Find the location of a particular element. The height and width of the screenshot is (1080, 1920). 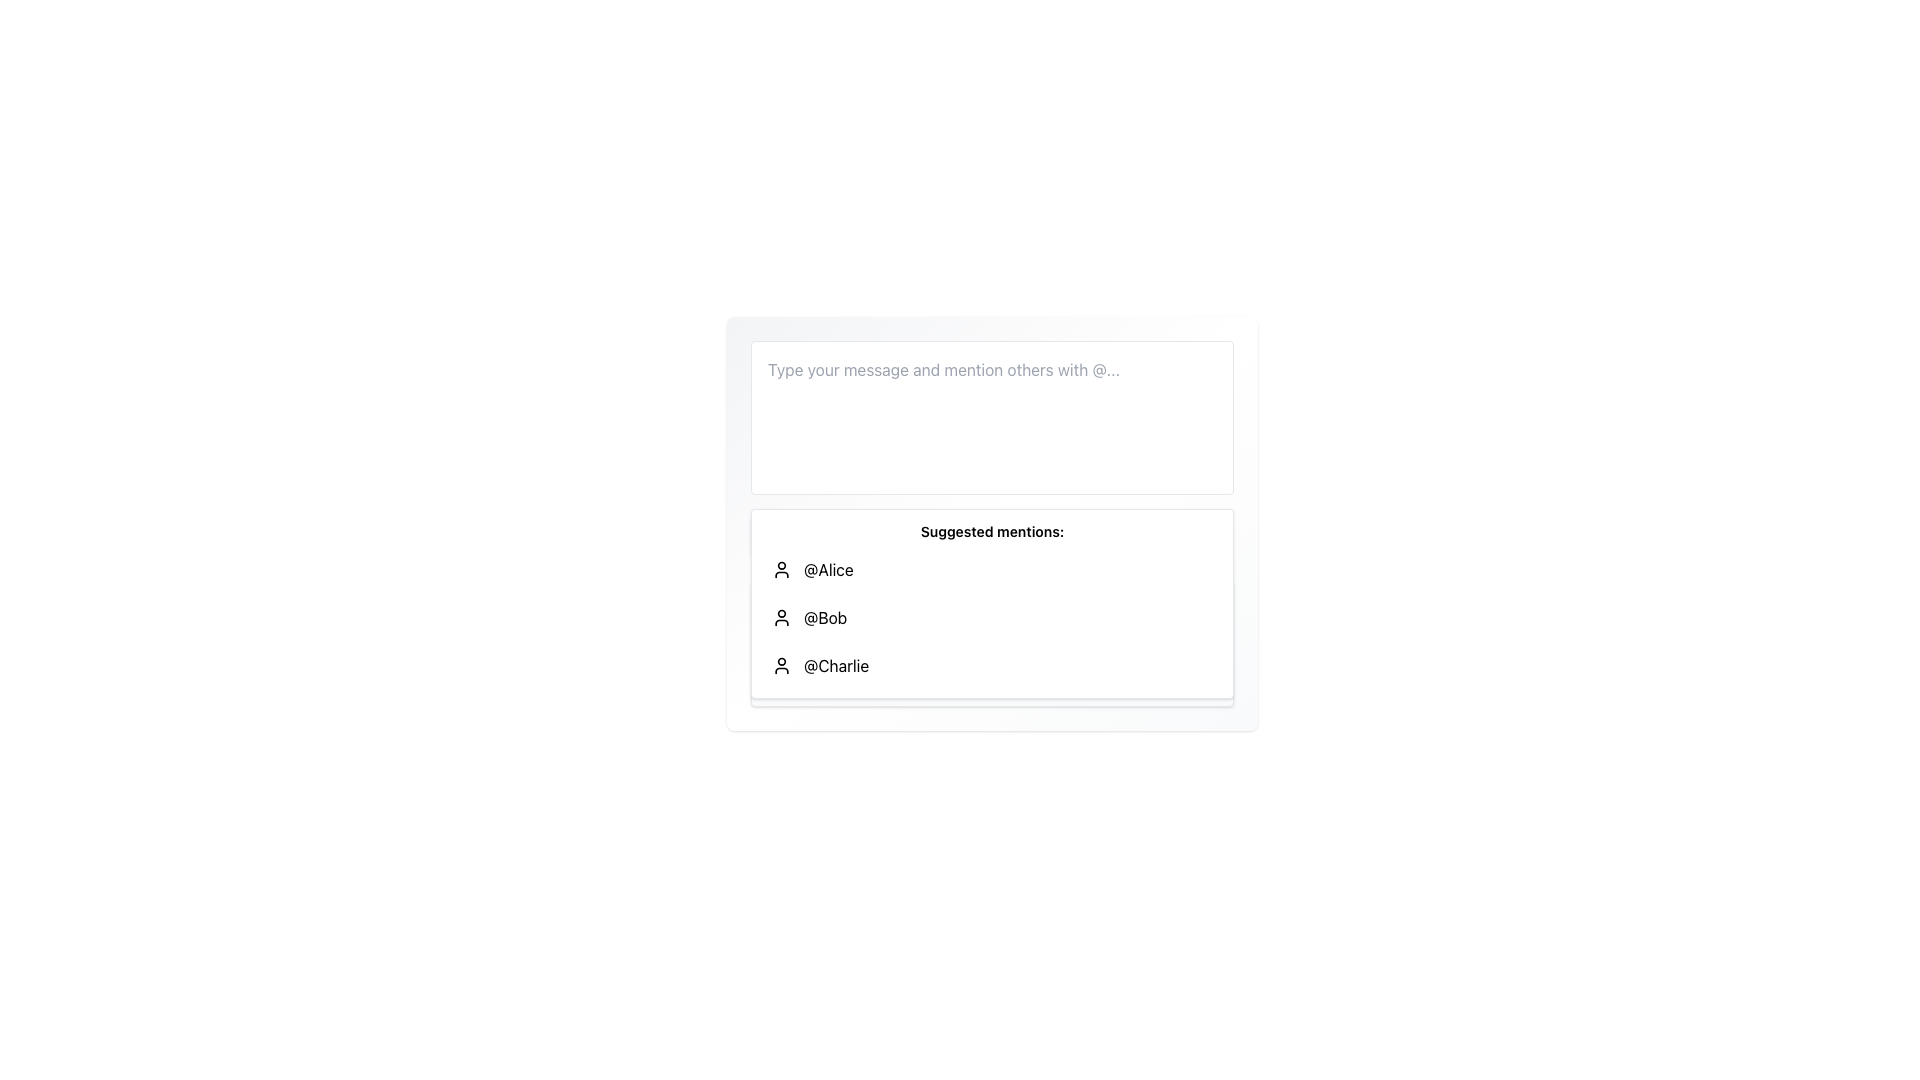

the first list item suggesting the user 'Alice' in the vertical suggestion list is located at coordinates (992, 570).